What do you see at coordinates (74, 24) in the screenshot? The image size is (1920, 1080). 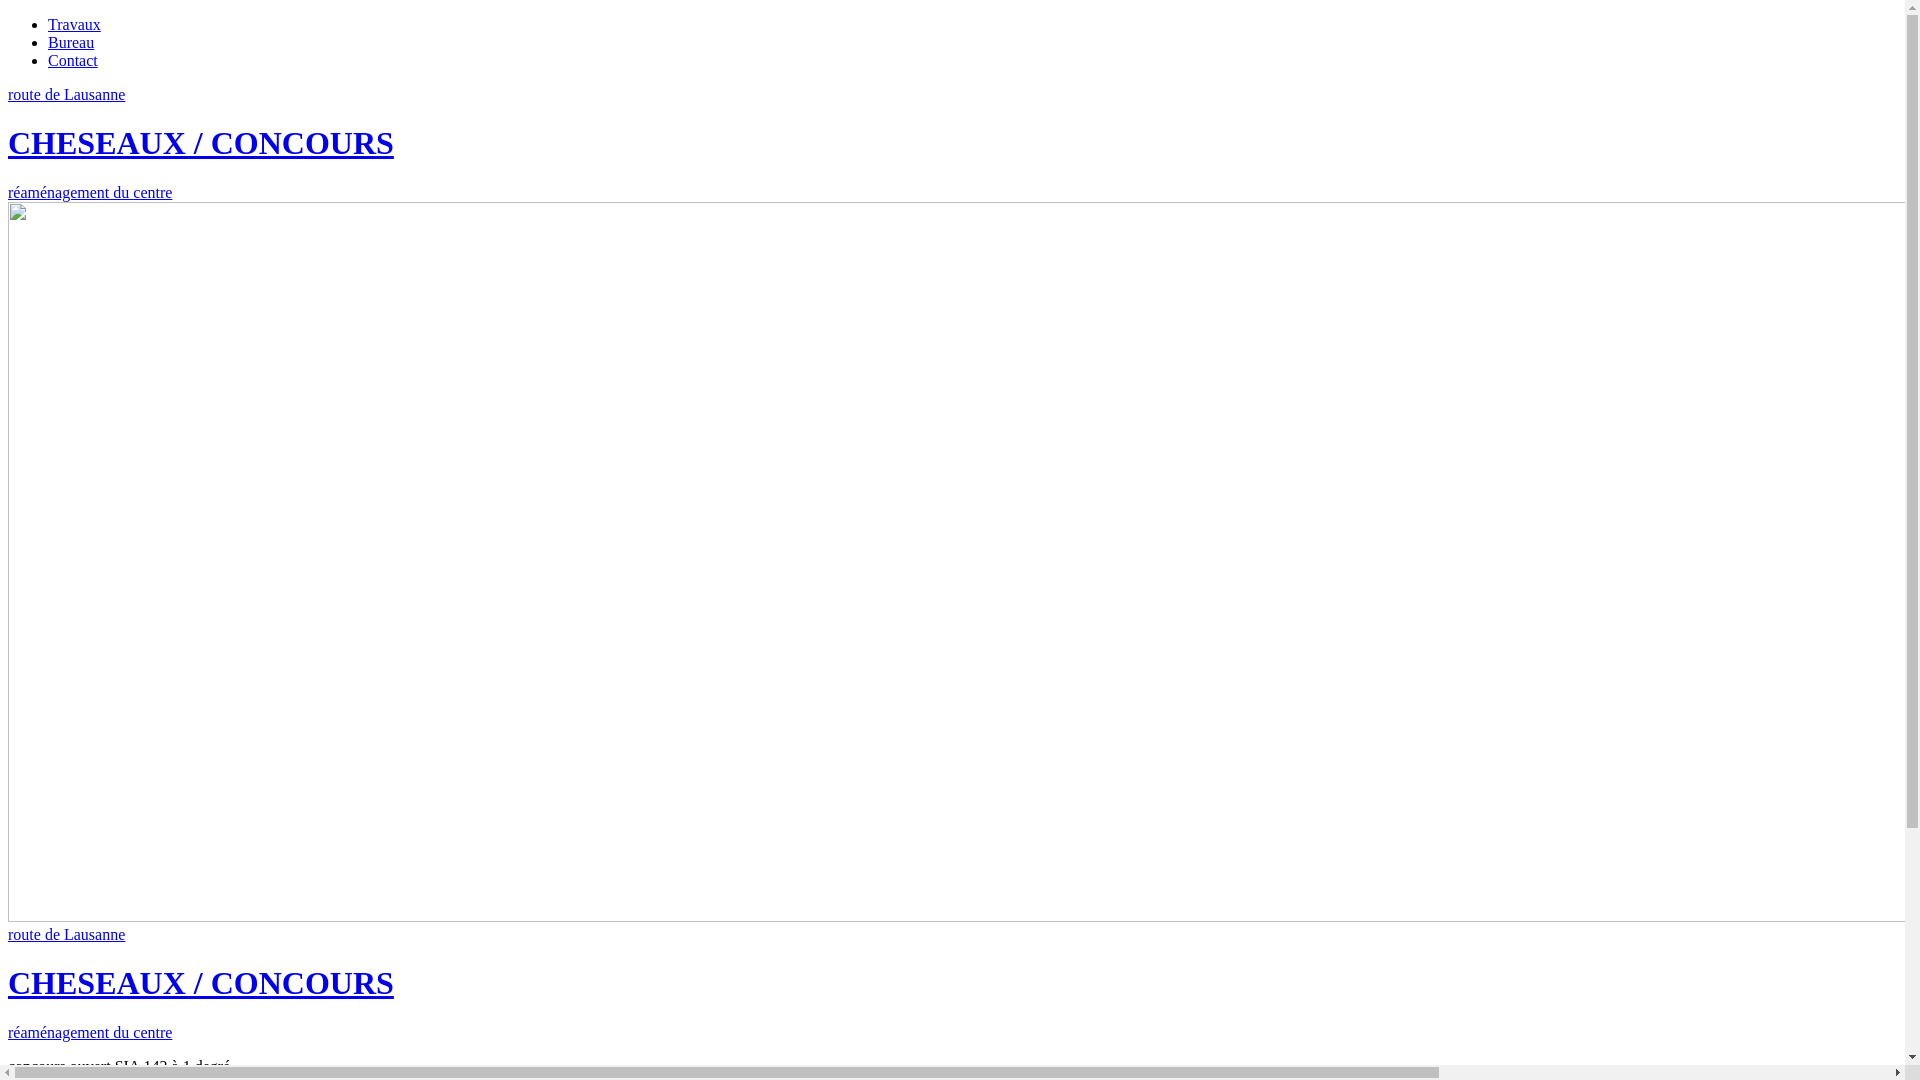 I see `'Travaux'` at bounding box center [74, 24].